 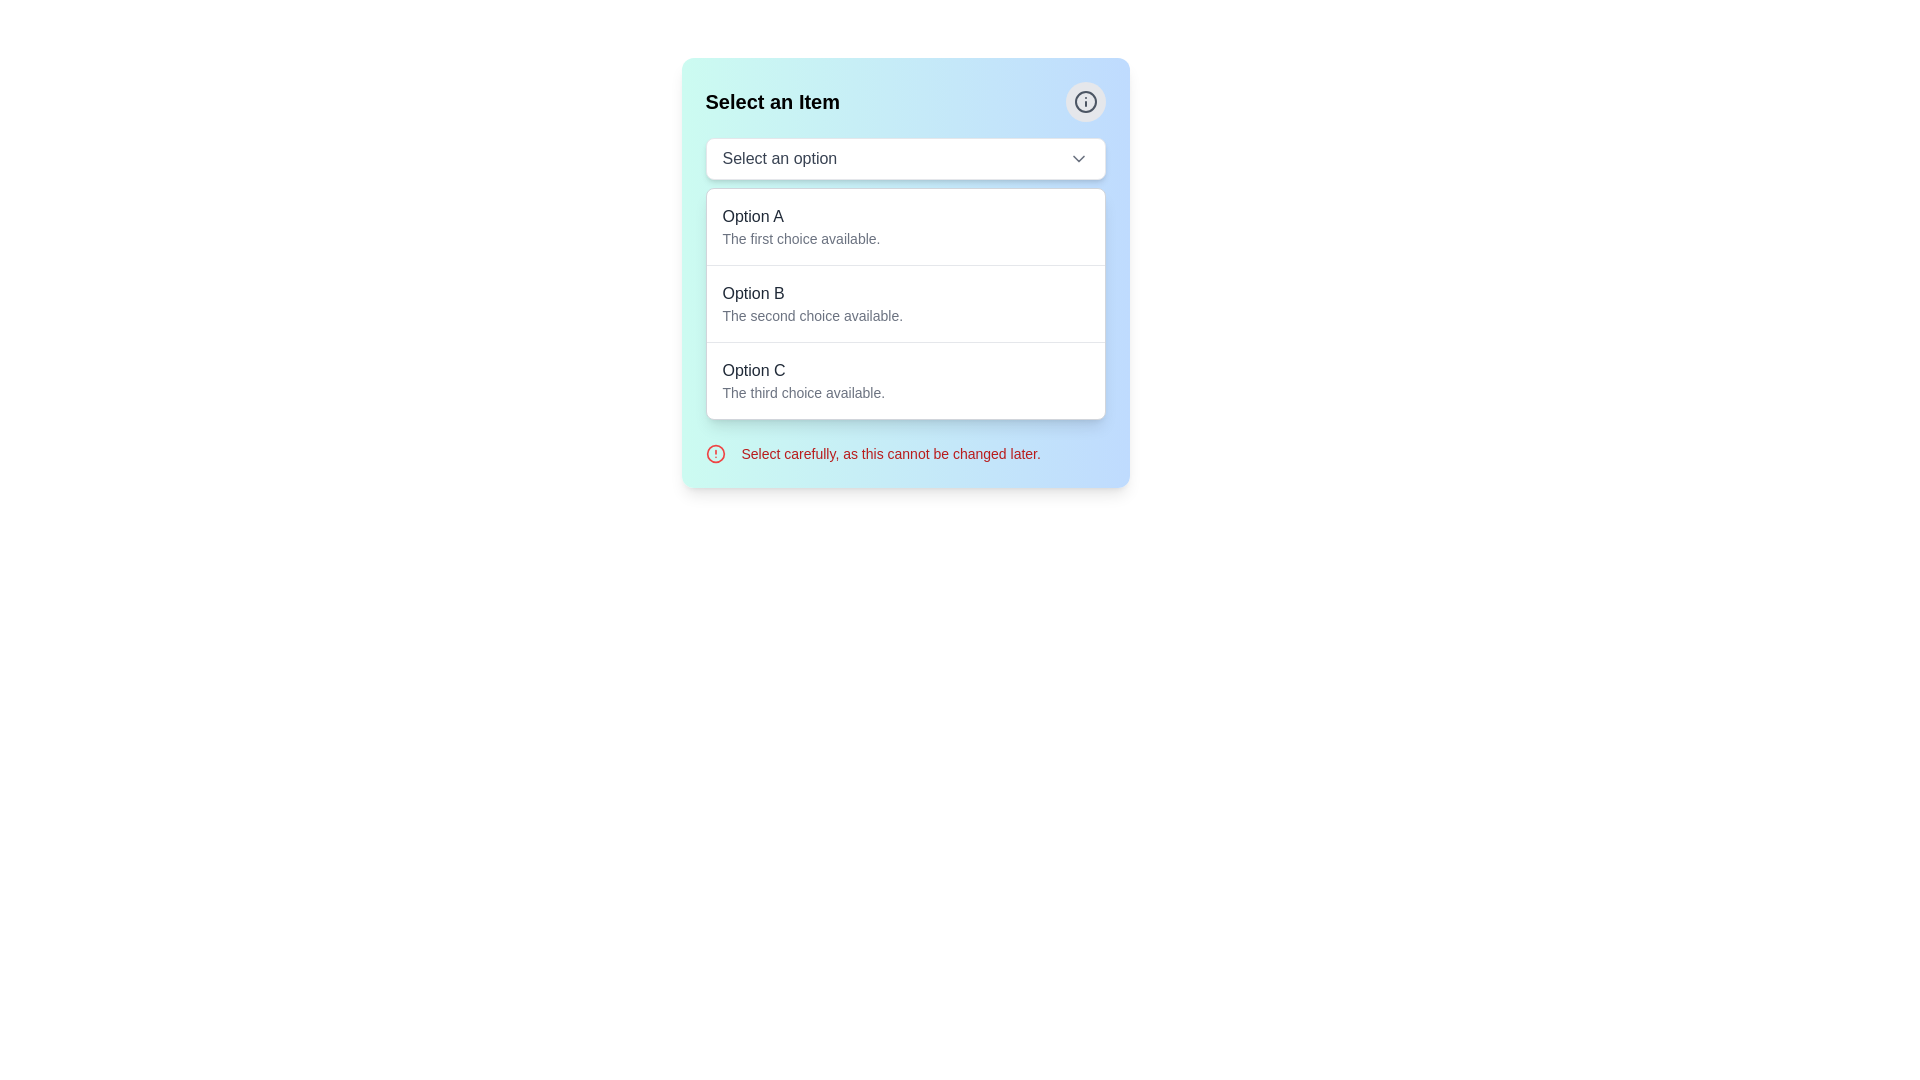 I want to click on the gray-stroked circular element that is part of the 'info' or 'help' icon located in the top-right corner of the interactive component, so click(x=1084, y=101).